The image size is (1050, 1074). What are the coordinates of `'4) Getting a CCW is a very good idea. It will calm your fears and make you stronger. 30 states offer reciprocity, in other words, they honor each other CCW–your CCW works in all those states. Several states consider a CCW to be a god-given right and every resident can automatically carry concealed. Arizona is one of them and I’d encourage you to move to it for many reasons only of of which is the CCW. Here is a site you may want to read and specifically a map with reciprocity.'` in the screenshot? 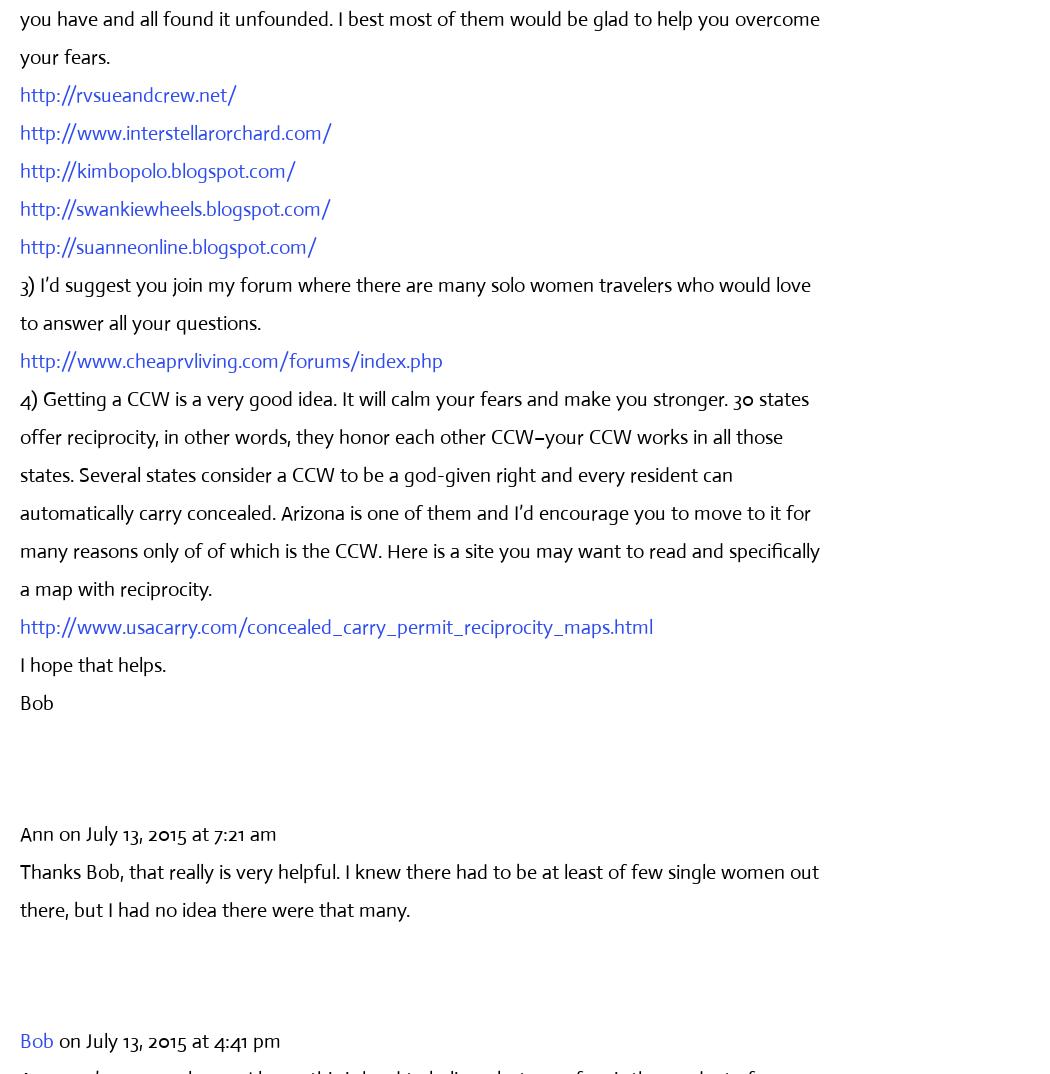 It's located at (419, 493).